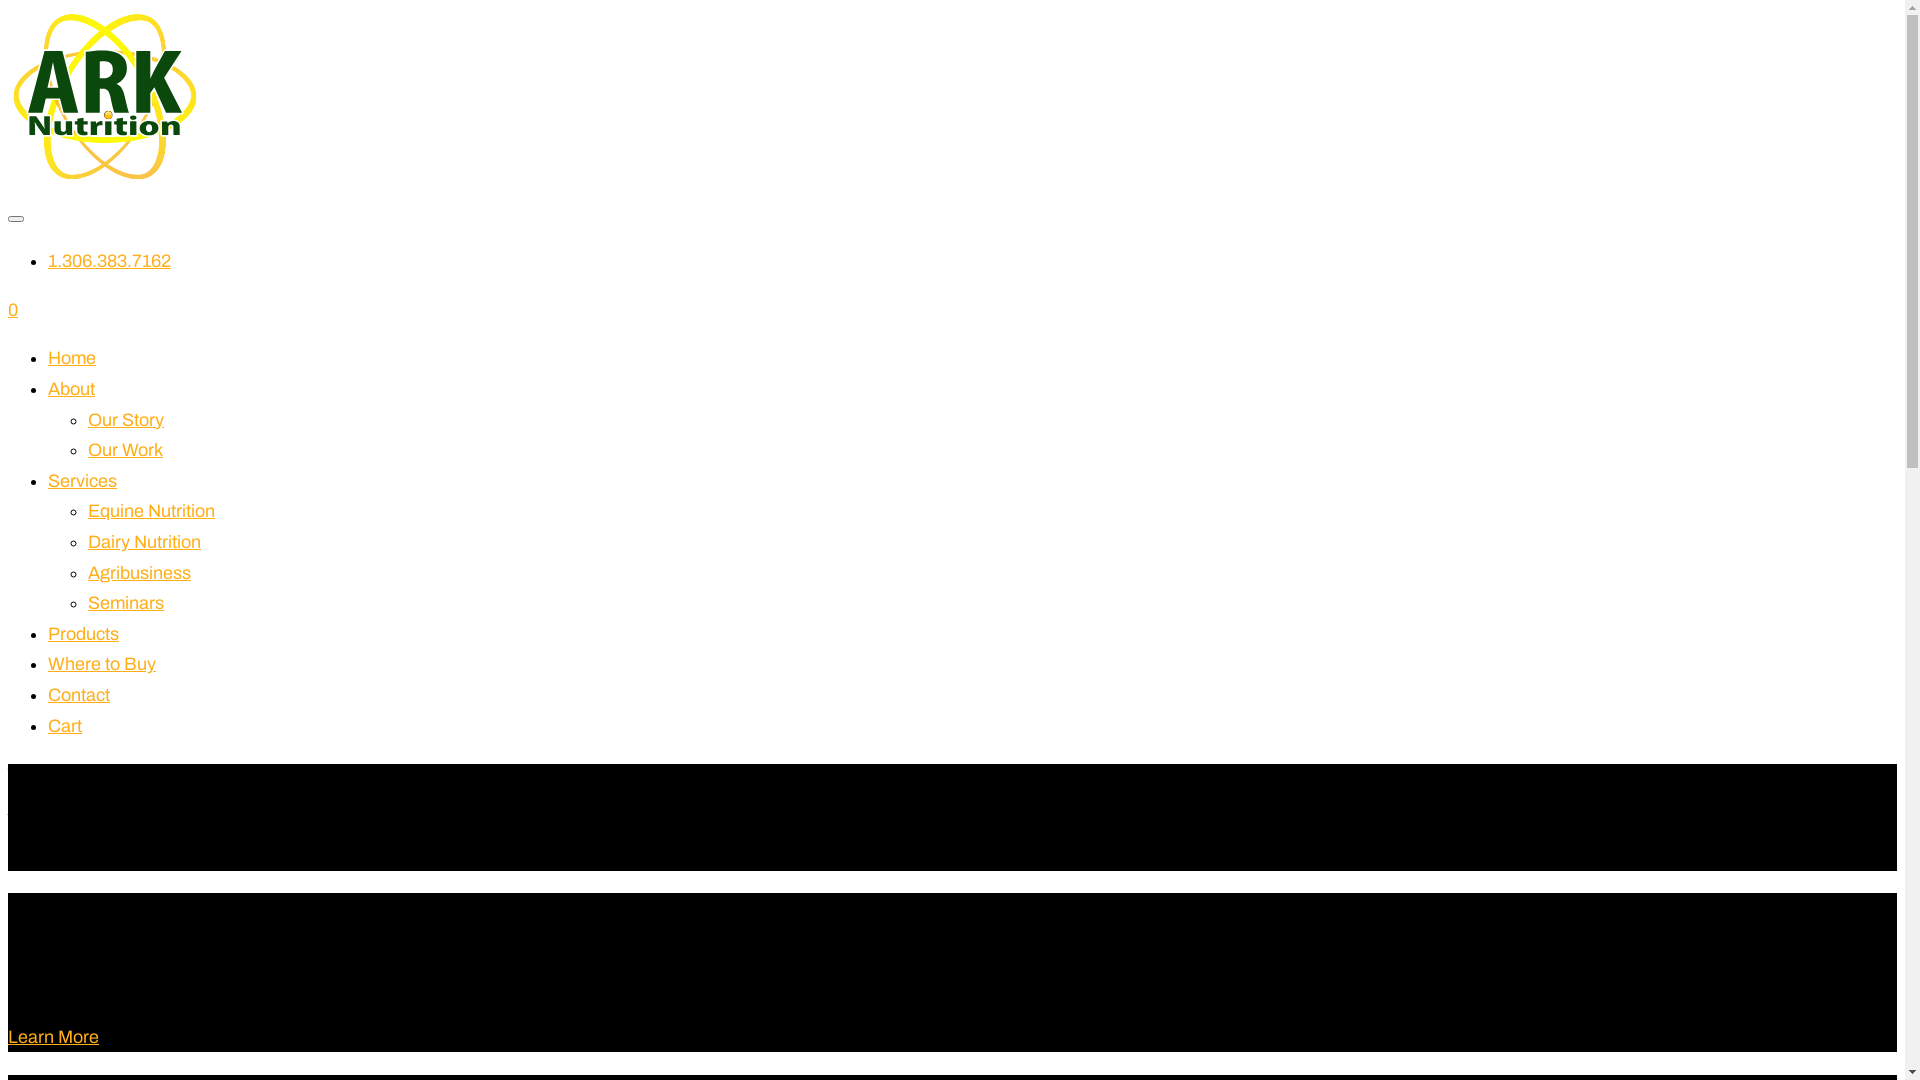 The width and height of the screenshot is (1920, 1080). Describe the element at coordinates (138, 573) in the screenshot. I see `'Agribusiness'` at that location.